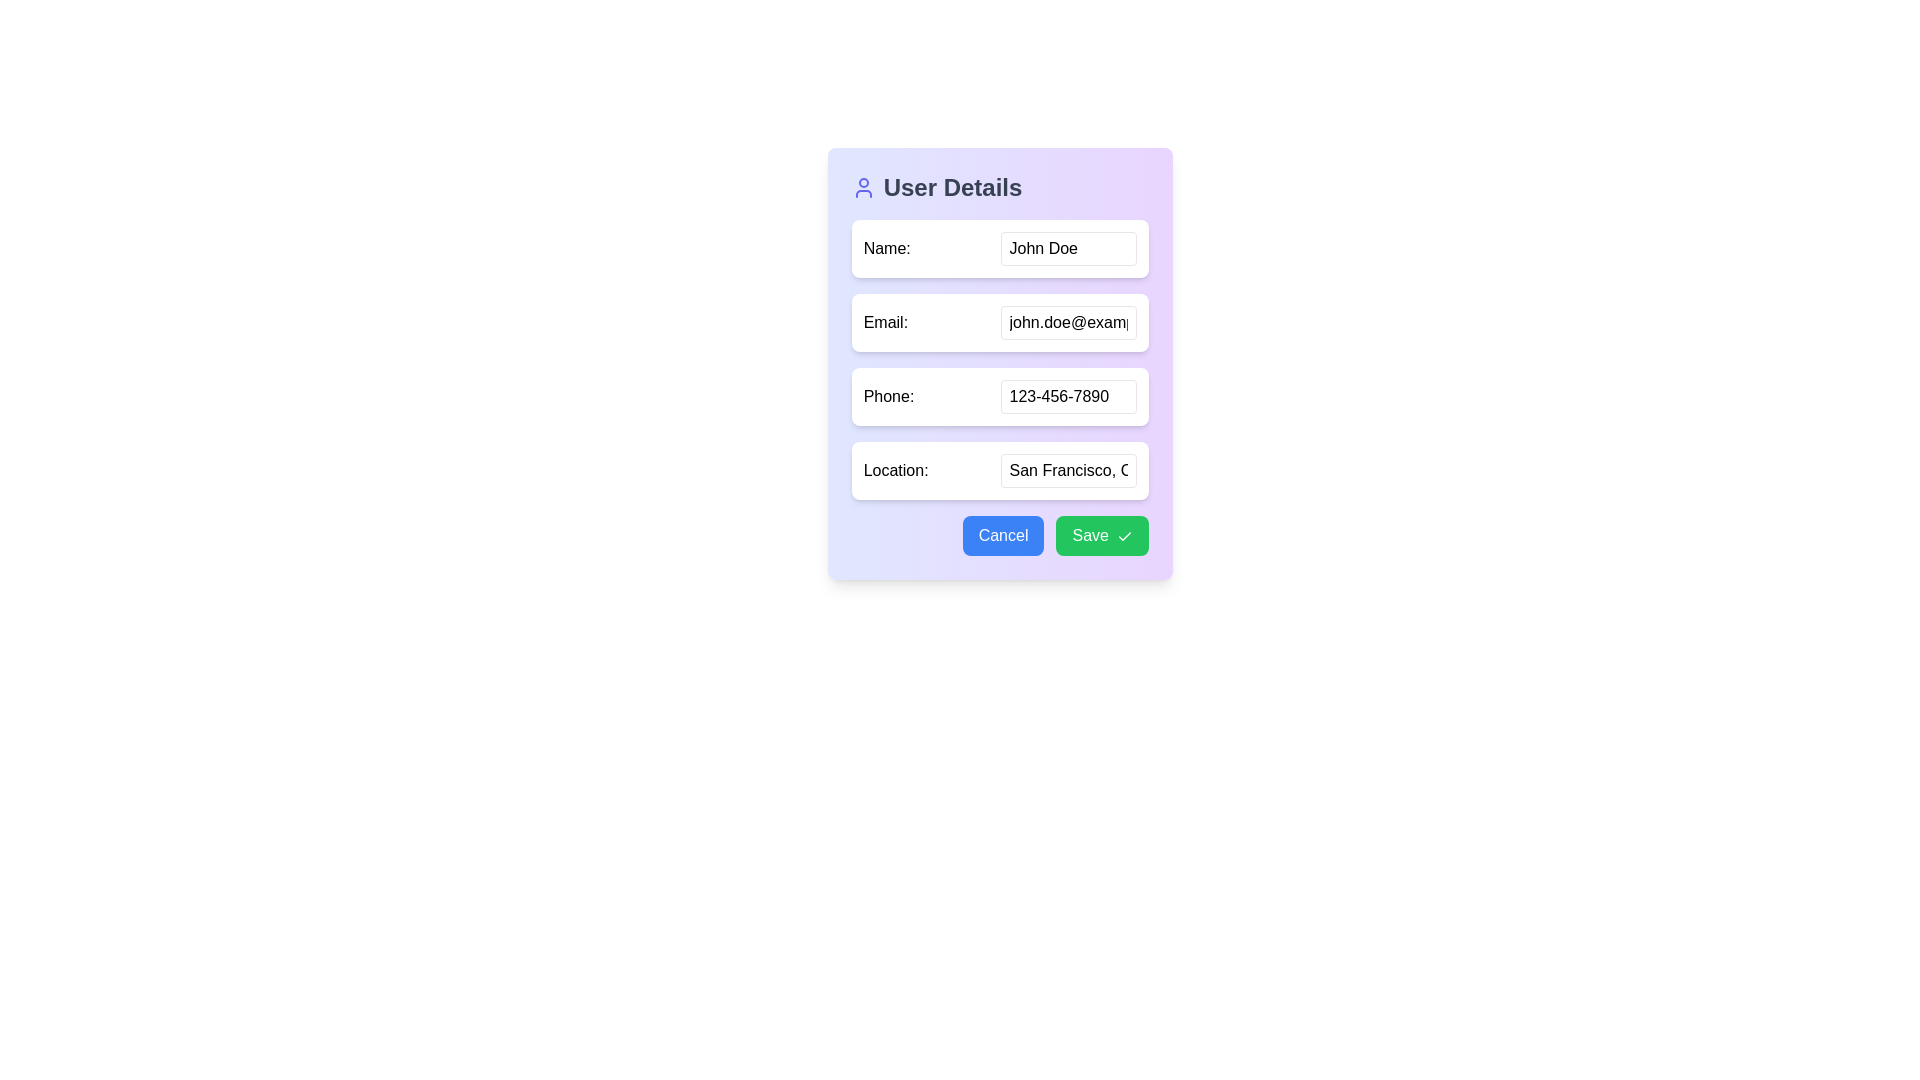 The image size is (1920, 1080). Describe the element at coordinates (1125, 535) in the screenshot. I see `the checkmark icon located at the right end of the 'Save' button, which is styled with a green color and part of the 'lucide' icon set` at that location.